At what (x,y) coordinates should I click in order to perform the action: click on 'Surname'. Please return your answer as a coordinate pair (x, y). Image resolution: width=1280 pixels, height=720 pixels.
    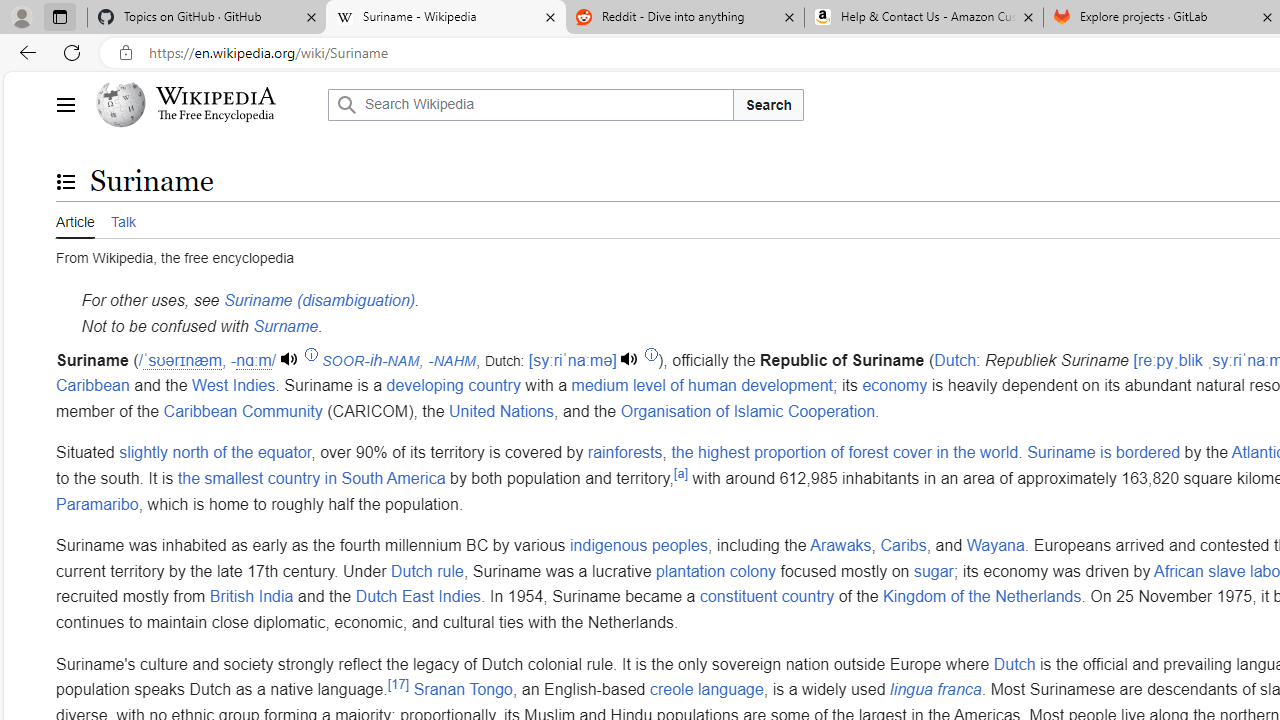
    Looking at the image, I should click on (285, 324).